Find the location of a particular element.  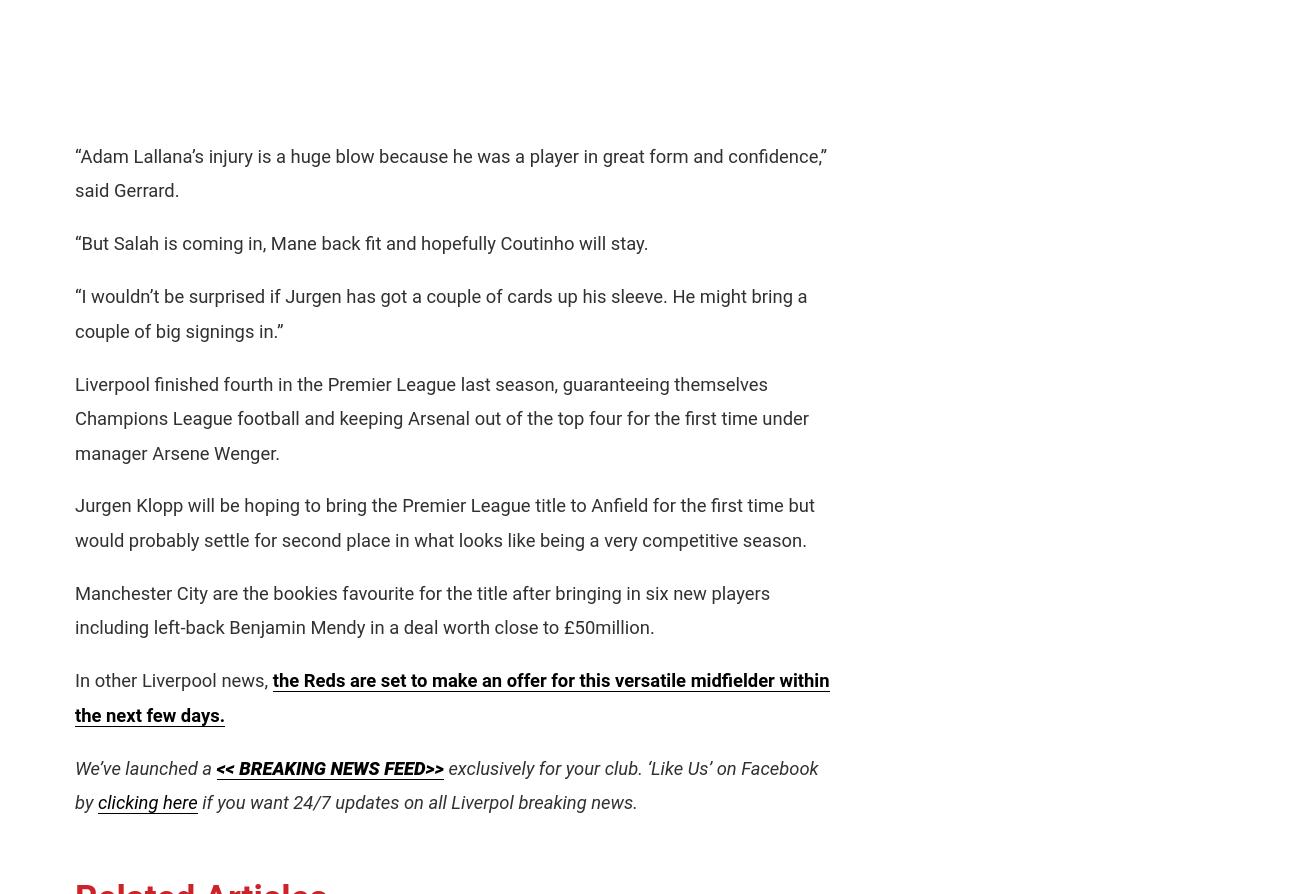

'the Reds are set to make an offer for this versatile midfielder within the next few days.' is located at coordinates (451, 696).